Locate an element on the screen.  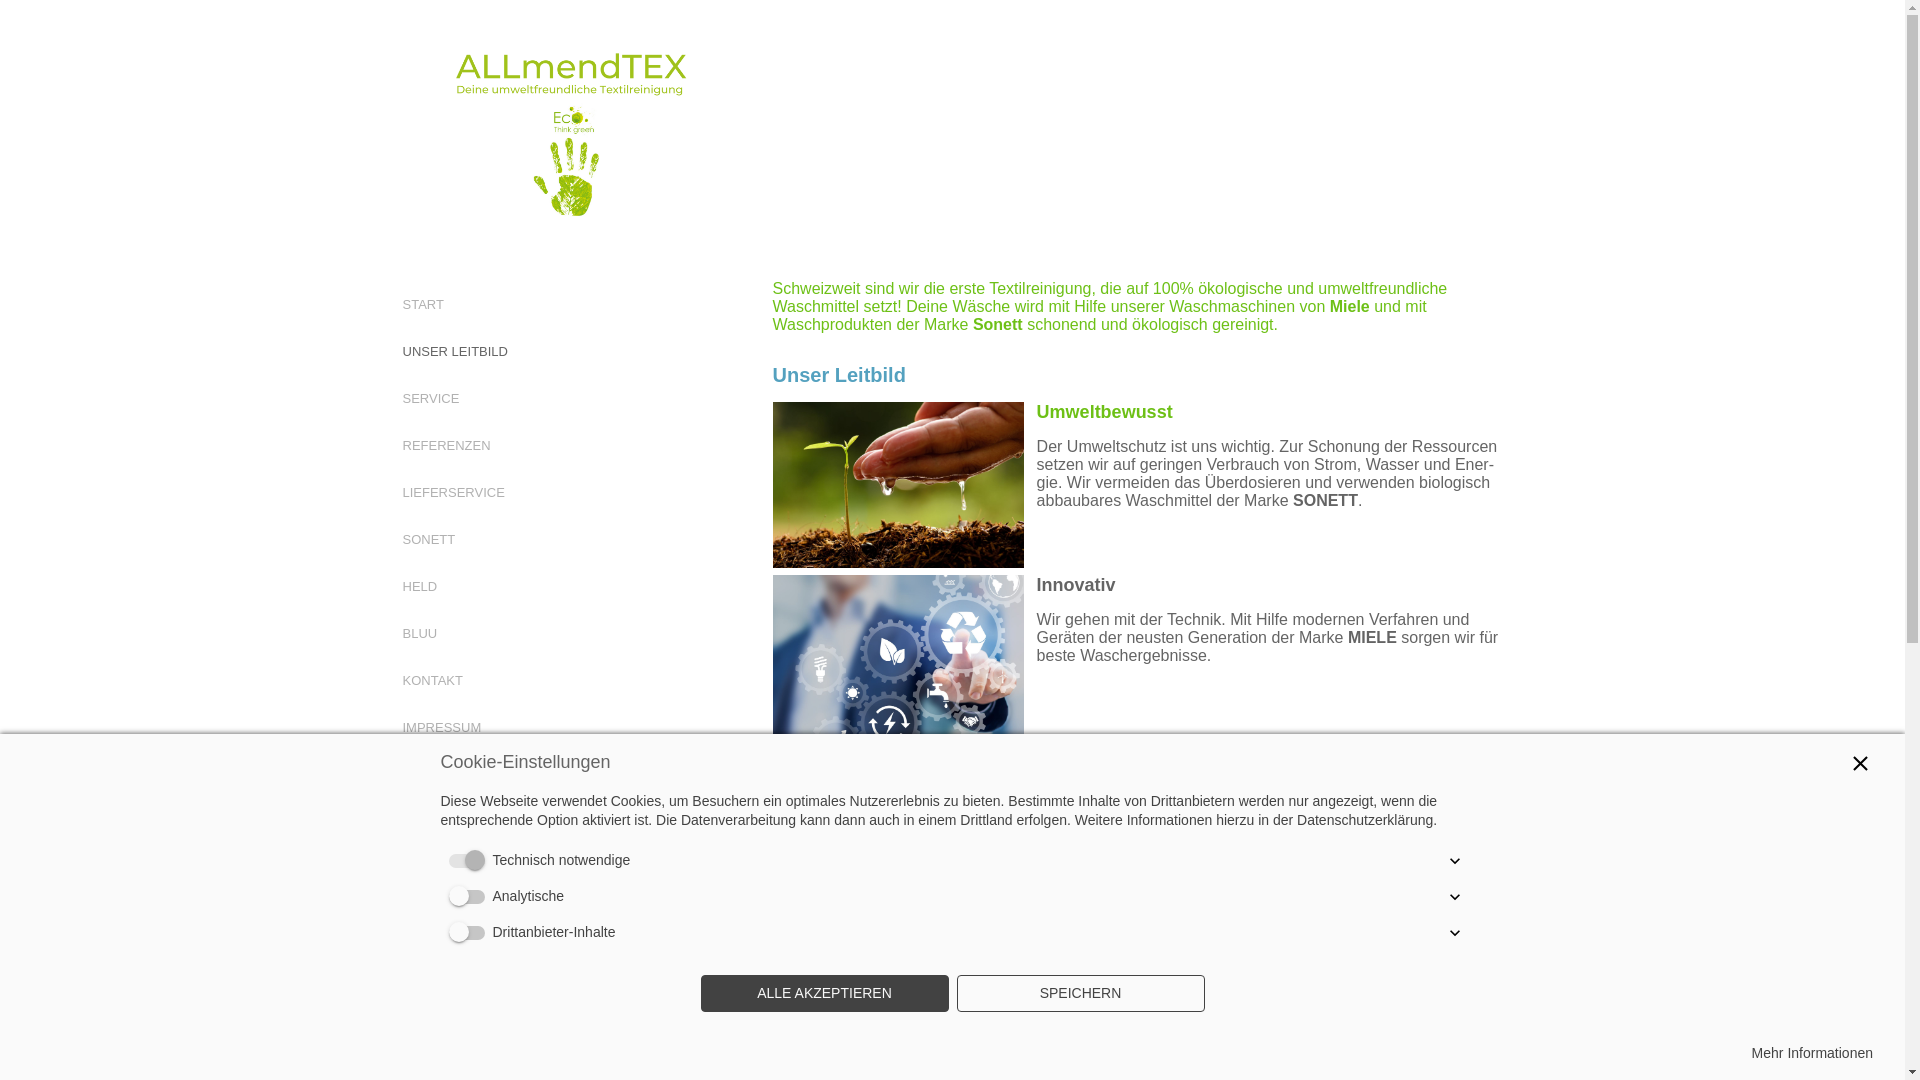
'SPEICHERN' is located at coordinates (1079, 994).